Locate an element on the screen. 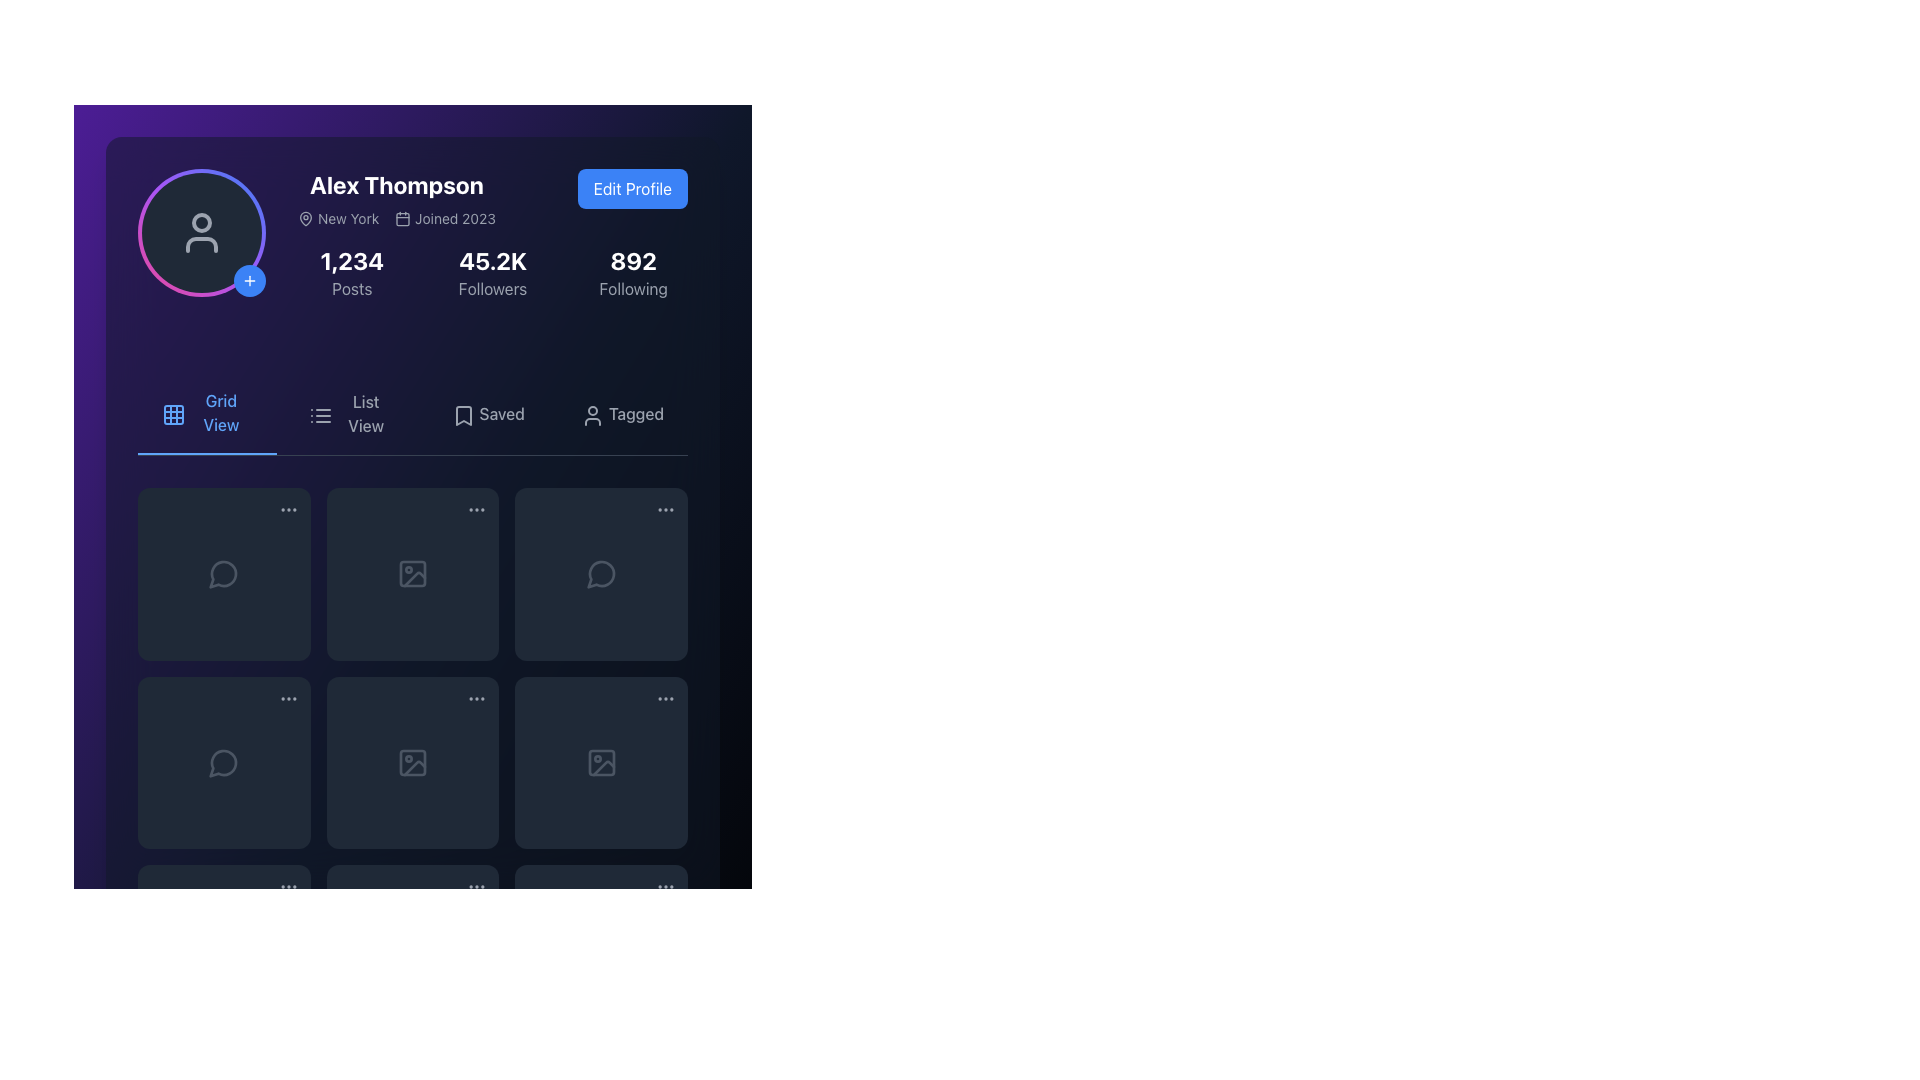 The image size is (1920, 1080). the button located is located at coordinates (287, 697).